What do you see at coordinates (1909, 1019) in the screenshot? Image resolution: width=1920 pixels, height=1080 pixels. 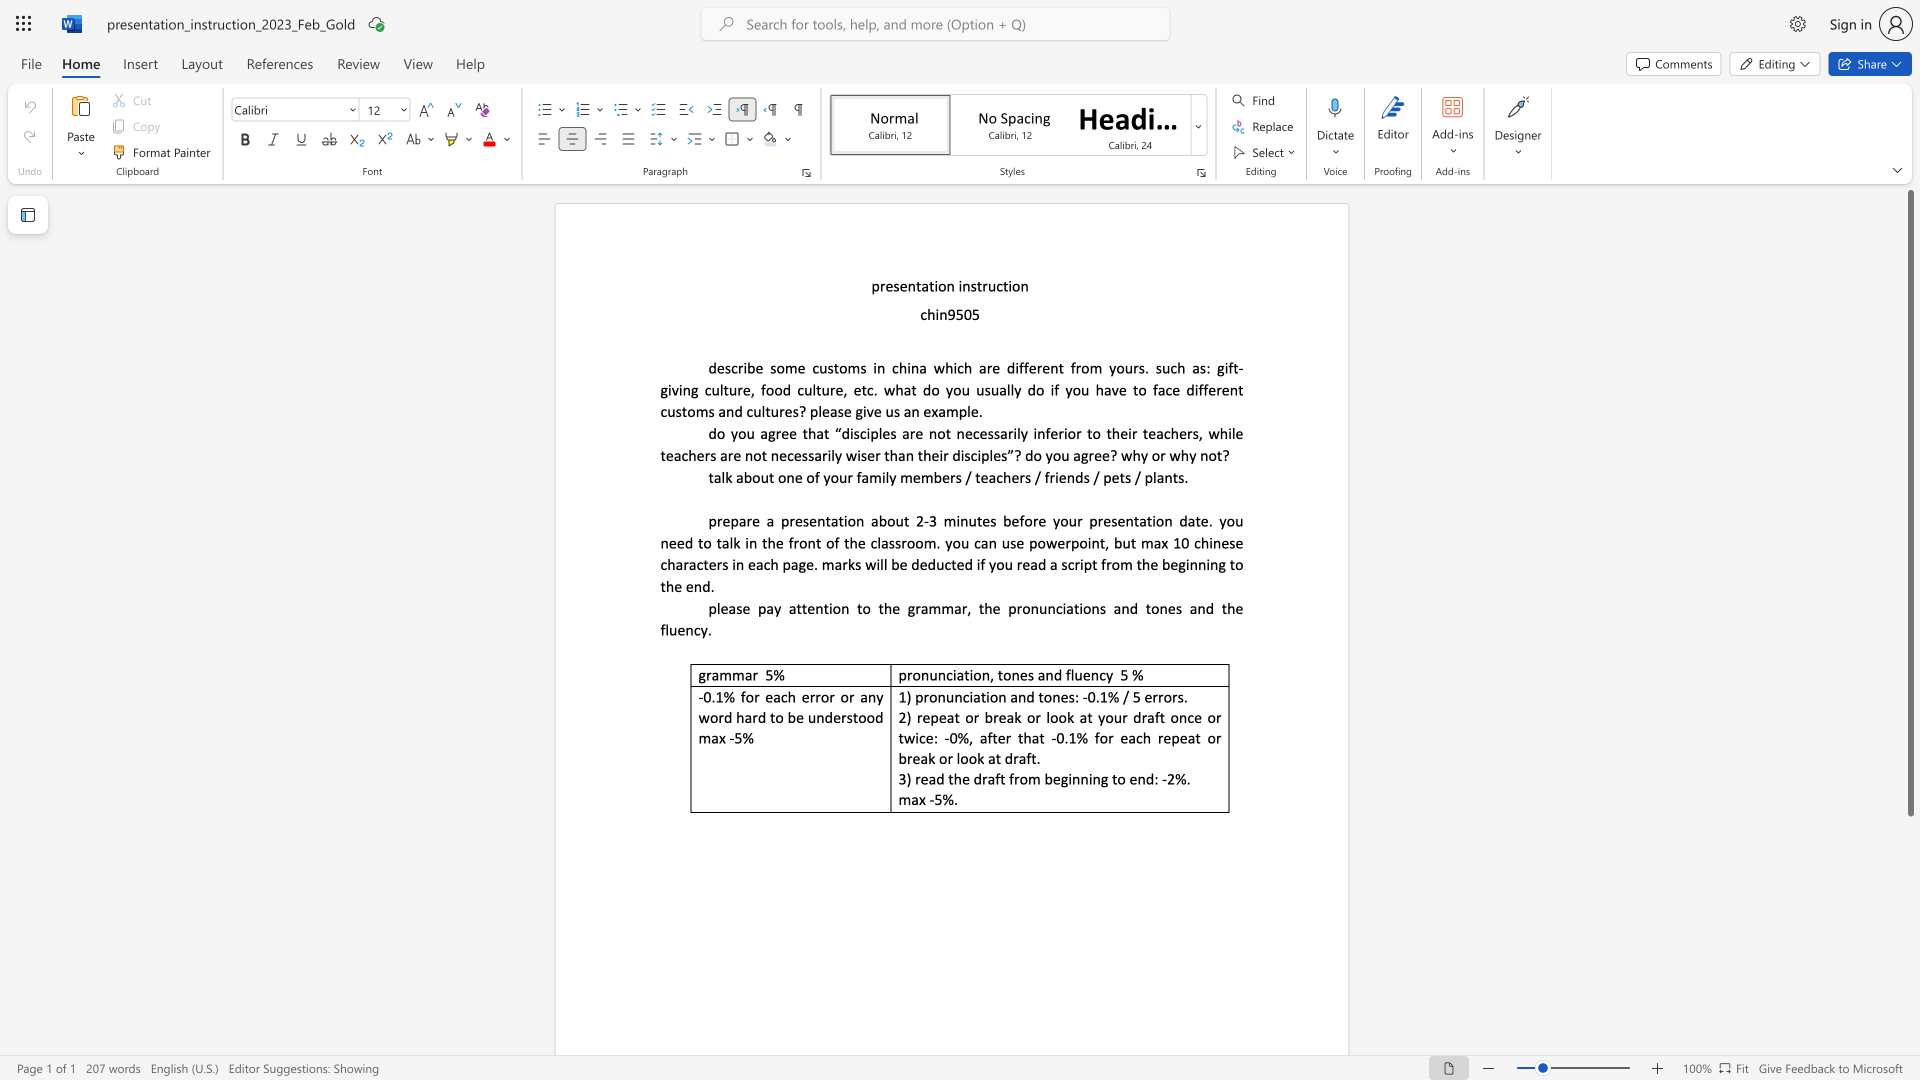 I see `the scrollbar to adjust the page downward` at bounding box center [1909, 1019].